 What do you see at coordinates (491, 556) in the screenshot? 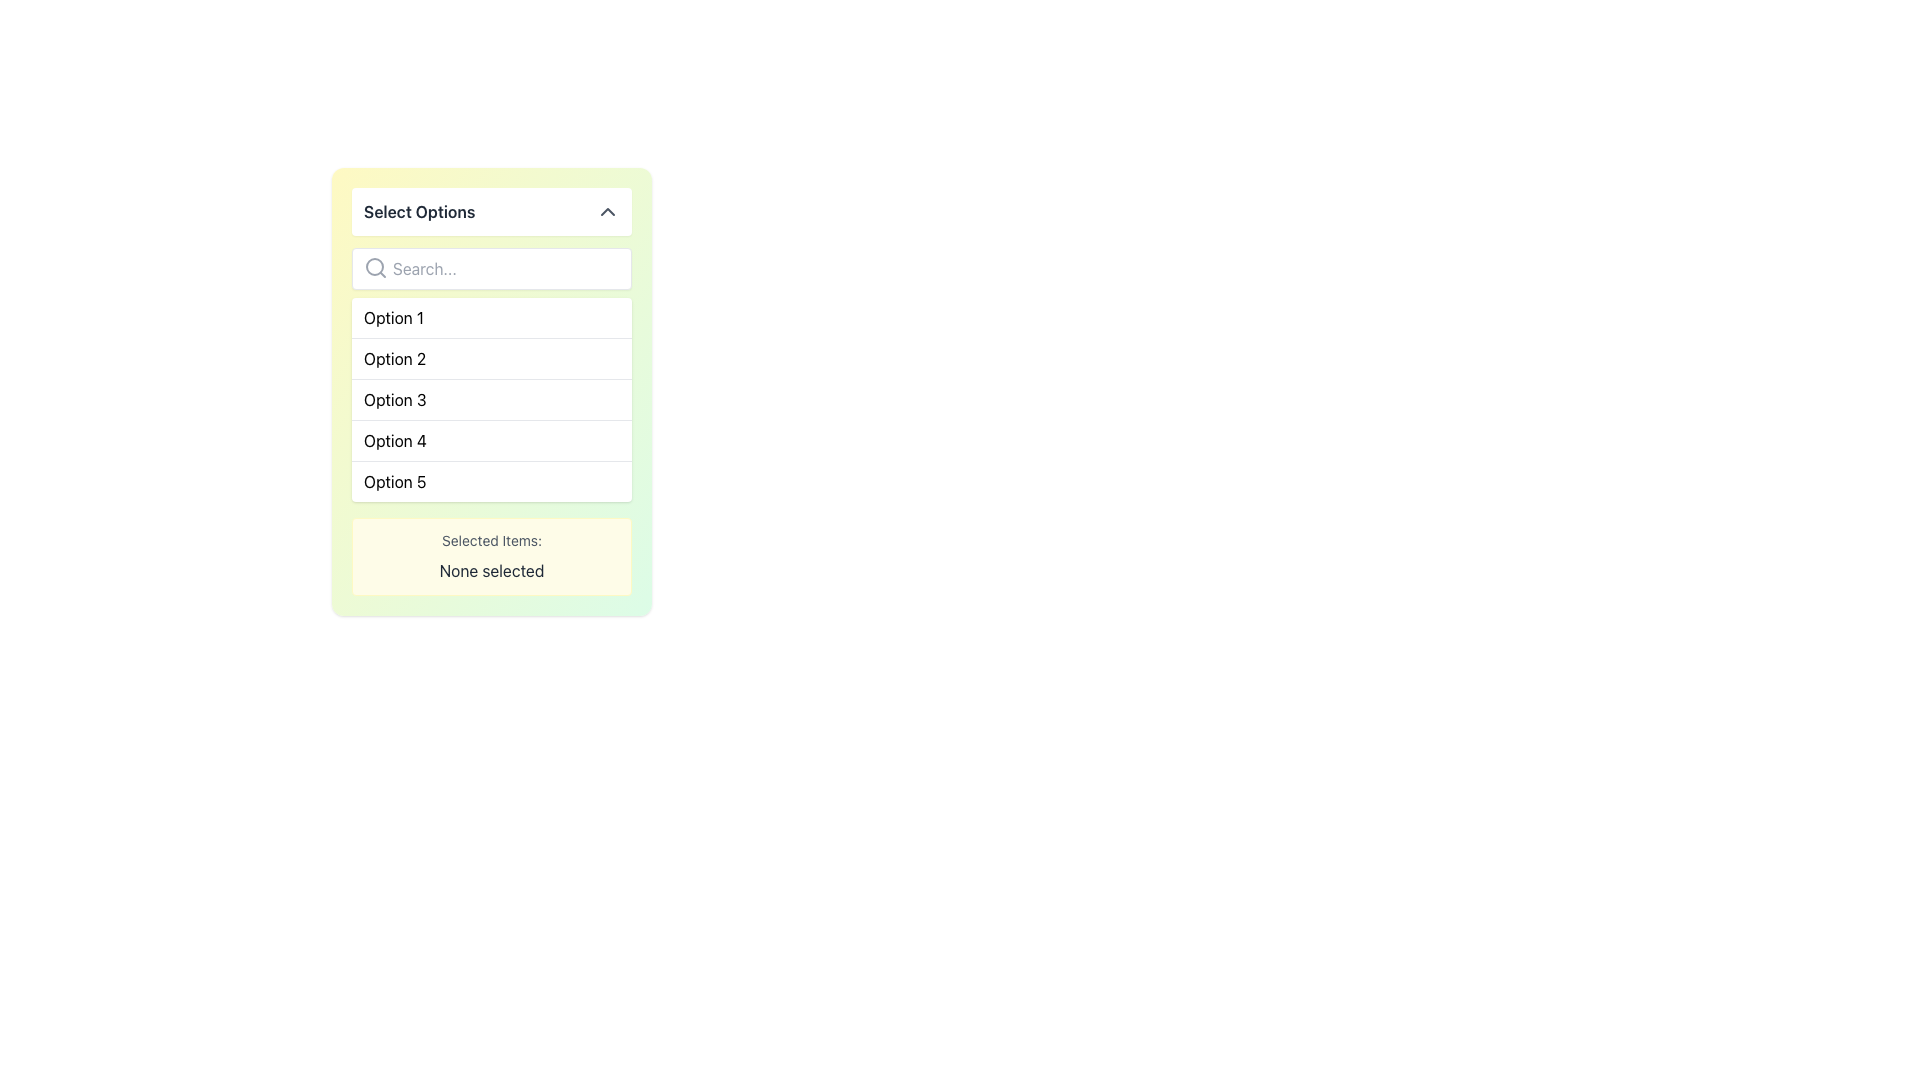
I see `the Informational display panel that shows the current status indicating no items are selected, positioned beneath 'Option 5'` at bounding box center [491, 556].